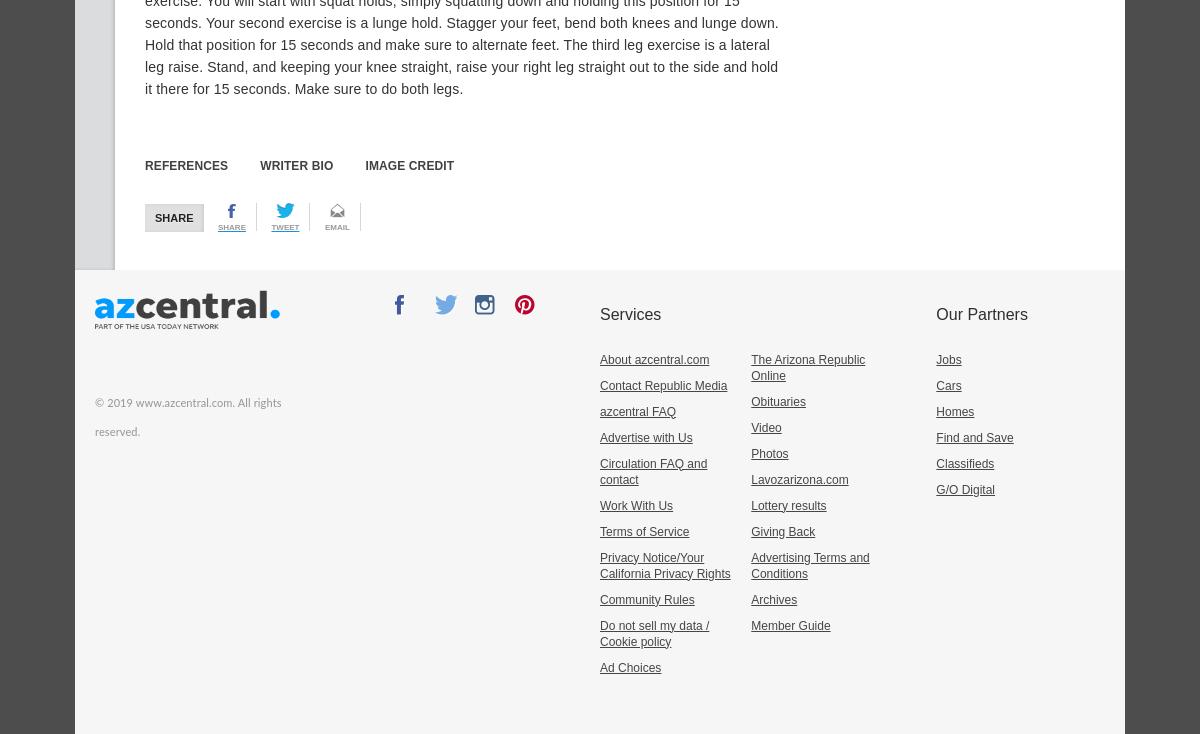 This screenshot has width=1200, height=734. I want to click on 'Do not sell my data / Cookie policy', so click(654, 632).